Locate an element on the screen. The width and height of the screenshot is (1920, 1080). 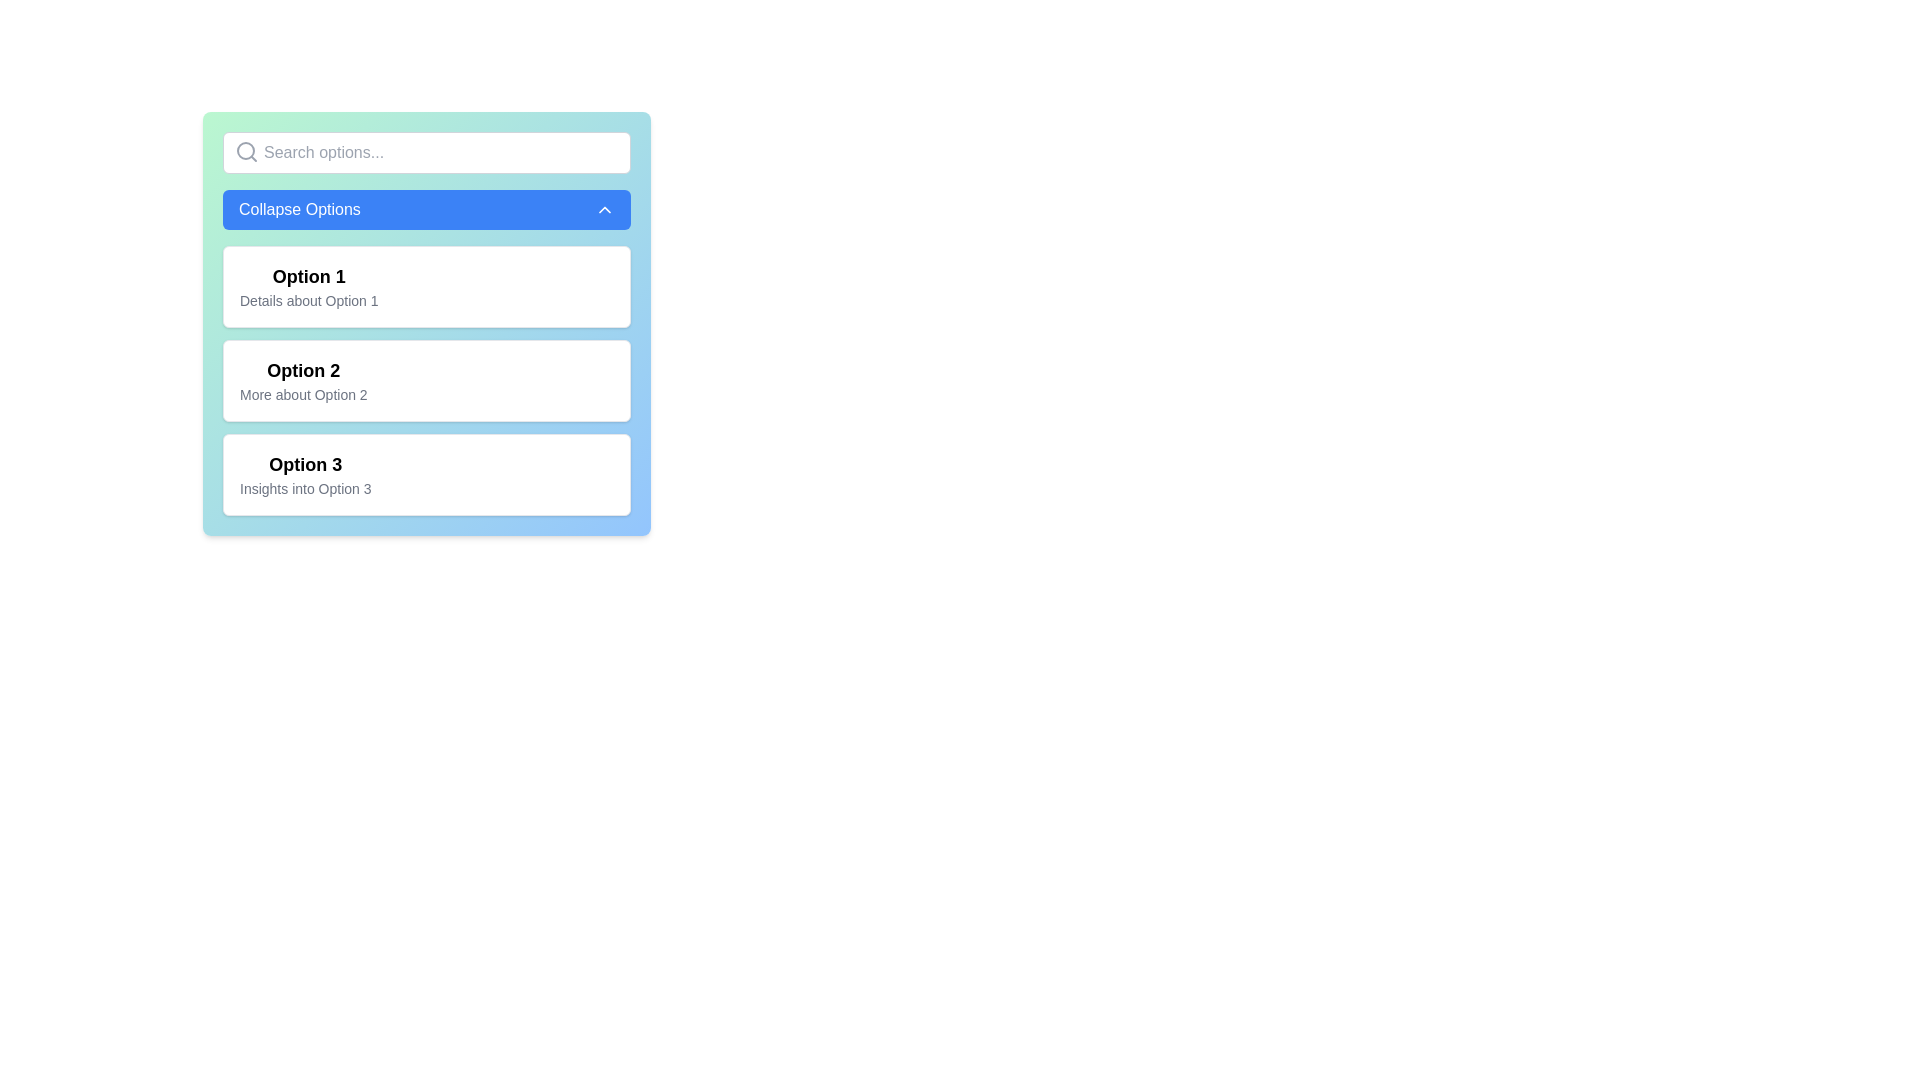
the text label that says 'Collapse Options', which is displayed in white on a solid blue background, located near the top of a dropdown menu-like interface is located at coordinates (298, 209).